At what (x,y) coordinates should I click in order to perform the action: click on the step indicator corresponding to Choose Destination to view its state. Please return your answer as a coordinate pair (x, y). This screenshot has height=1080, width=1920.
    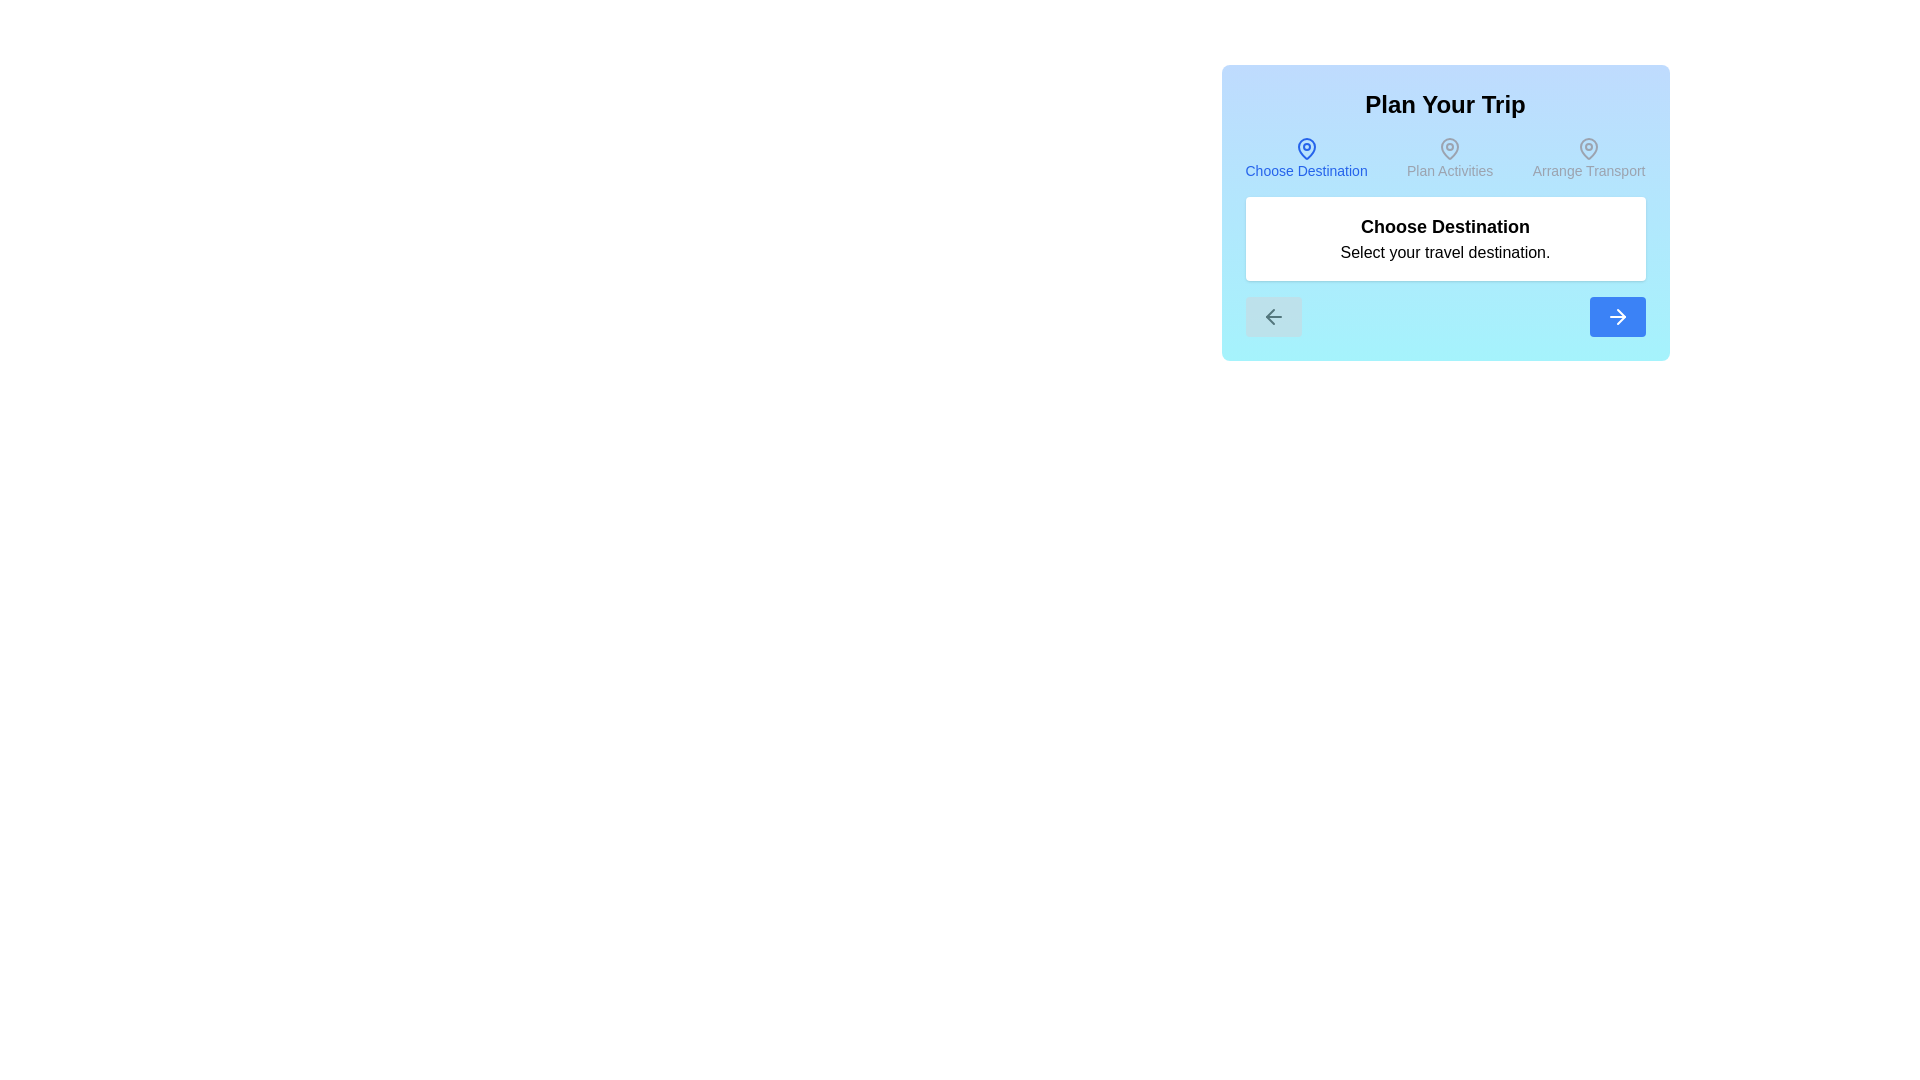
    Looking at the image, I should click on (1306, 157).